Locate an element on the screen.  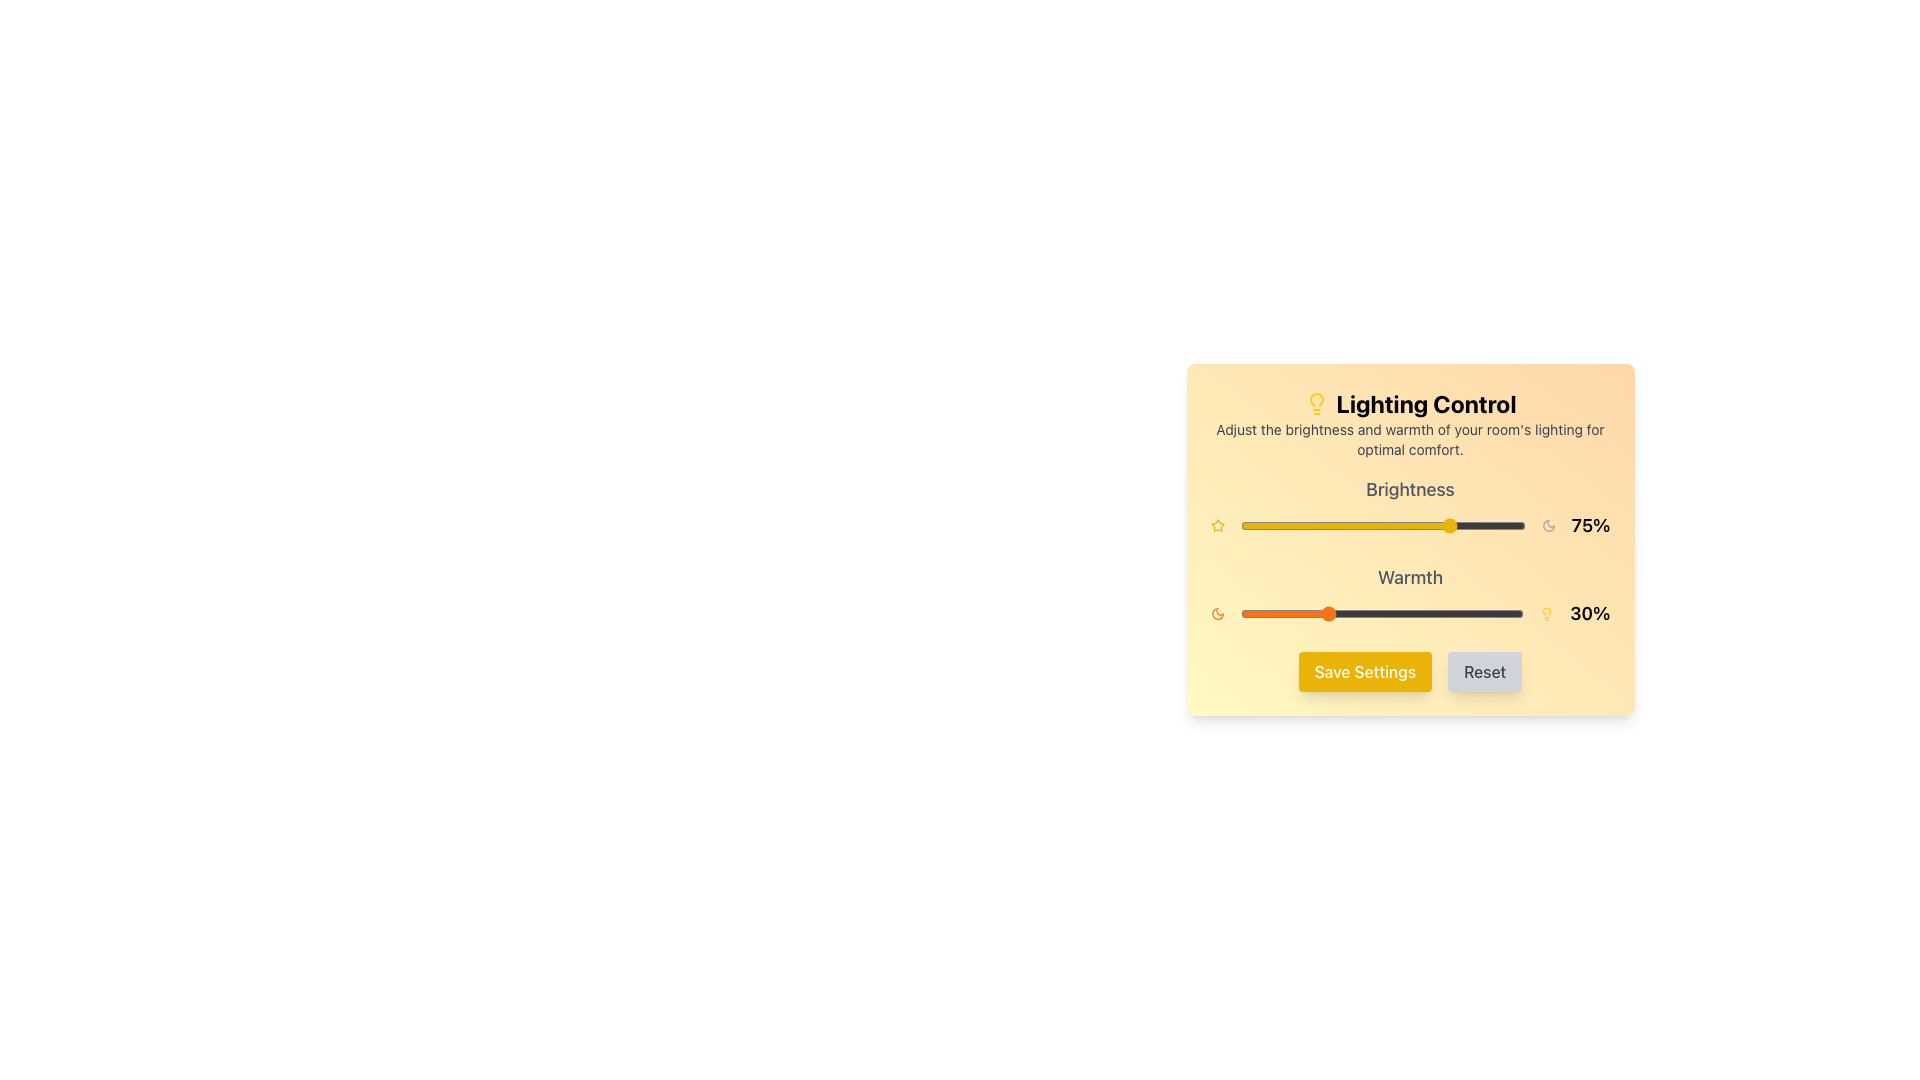
the brightness is located at coordinates (1376, 524).